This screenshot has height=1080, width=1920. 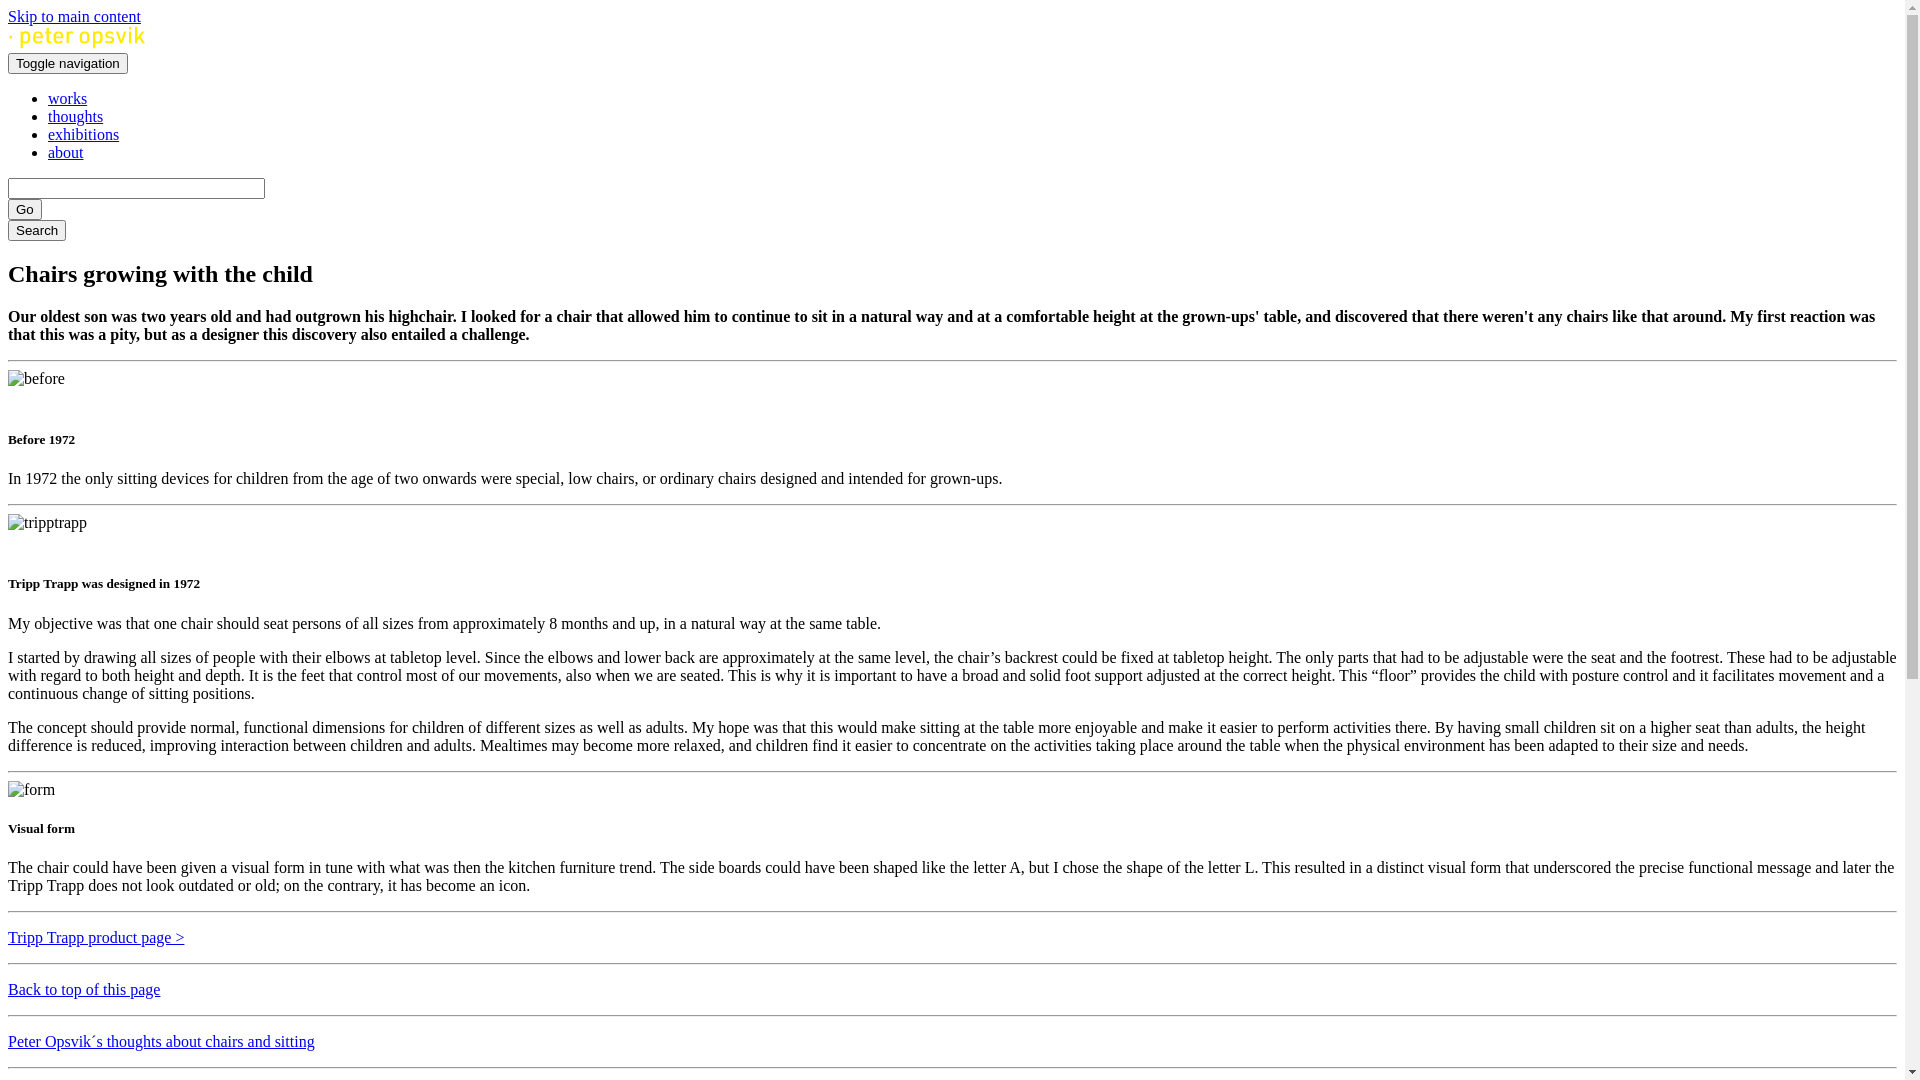 I want to click on 'Toggle navigation', so click(x=67, y=62).